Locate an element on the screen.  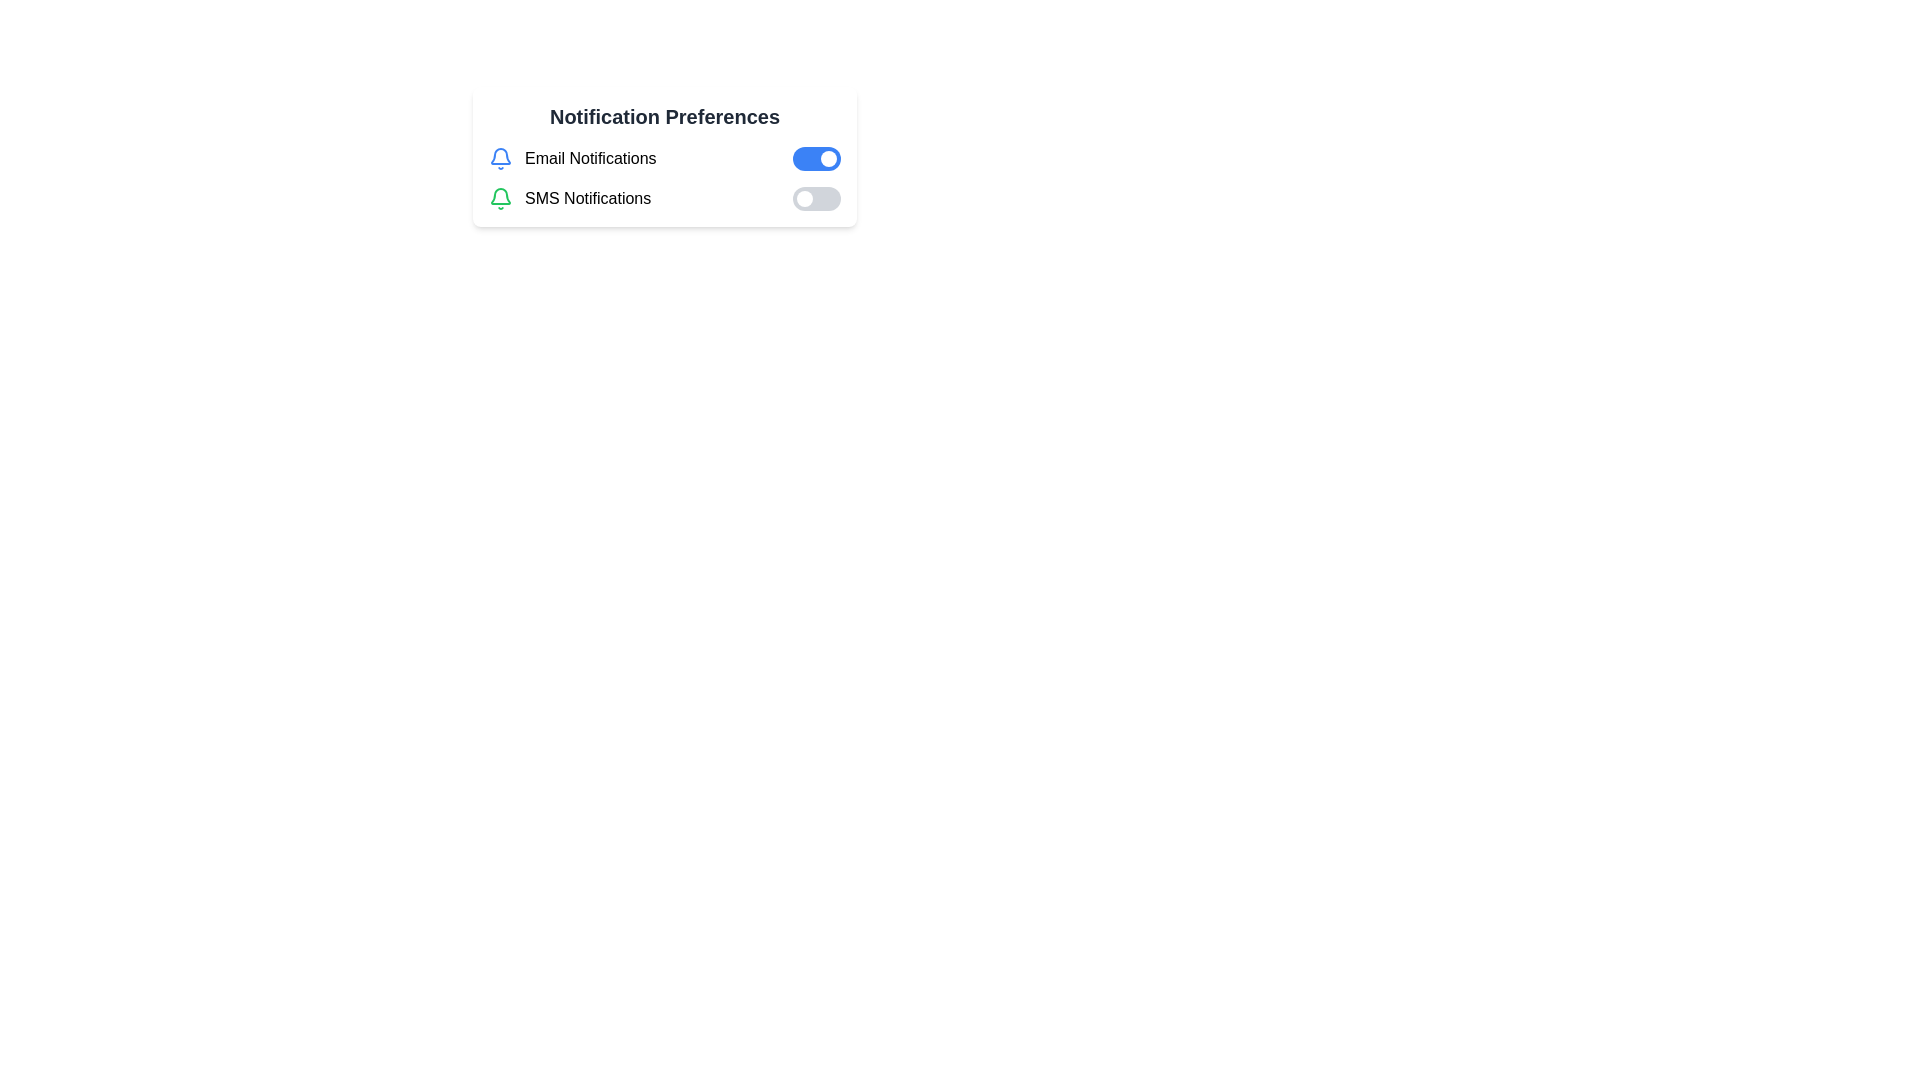
the toggle indicator for the 'Email Notifications' option, which is a small rounded circle within a blue sliding toggle track is located at coordinates (829, 157).